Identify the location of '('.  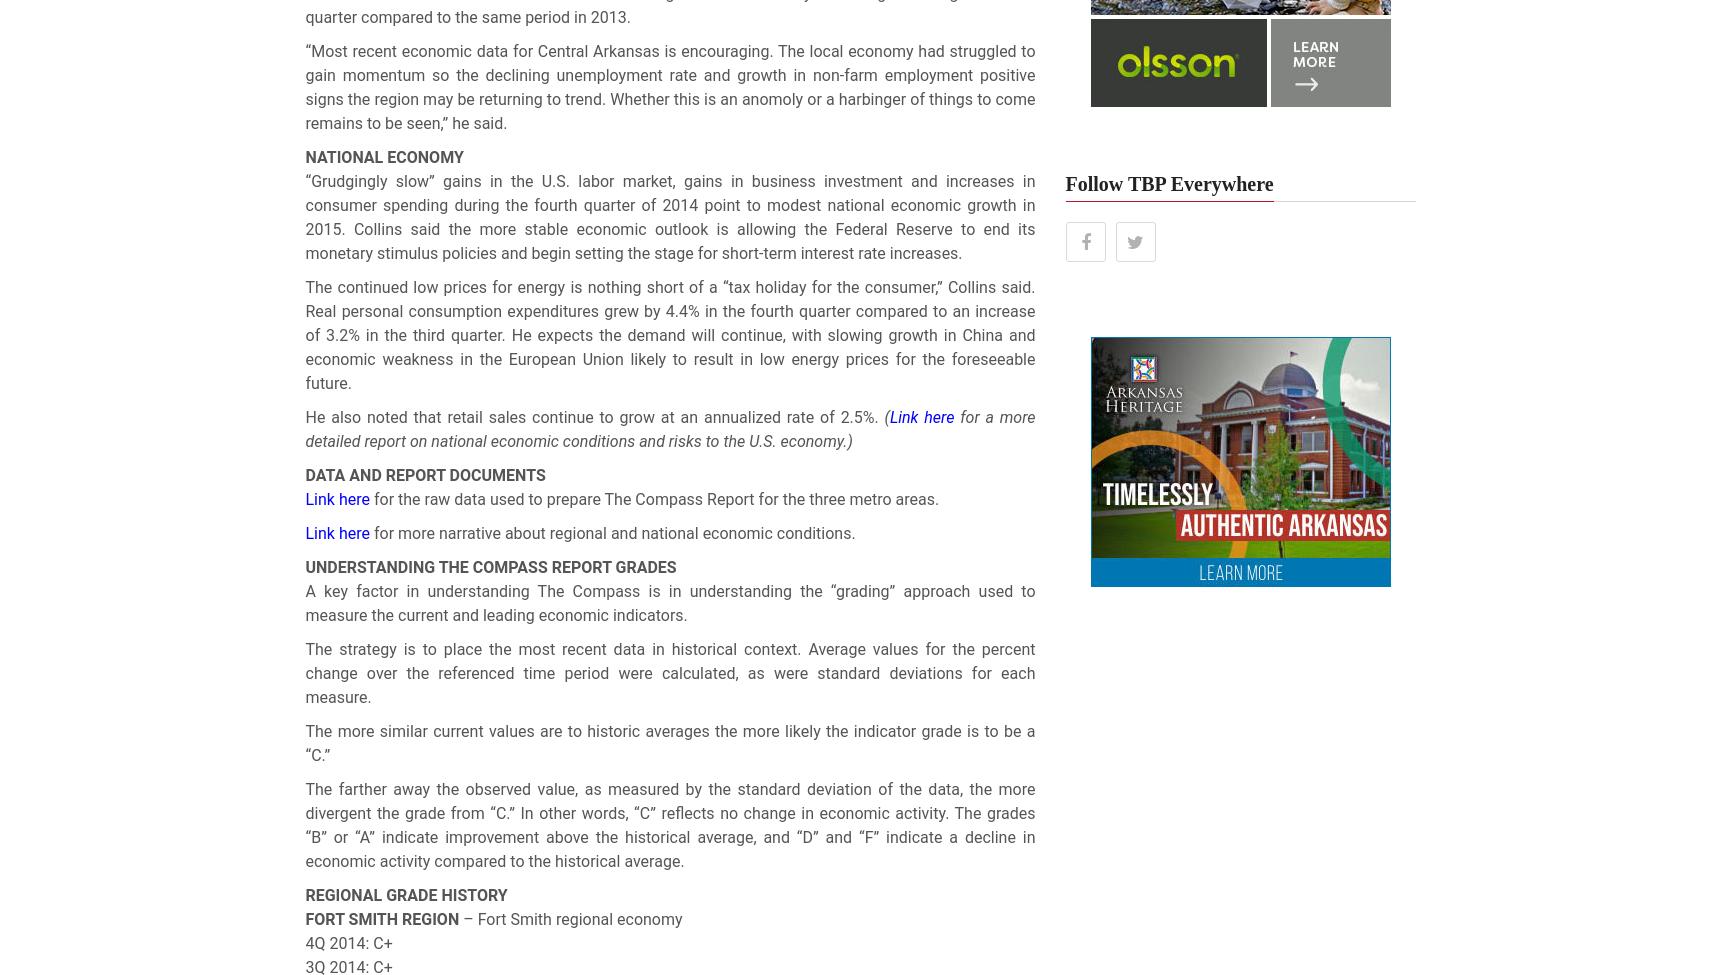
(886, 417).